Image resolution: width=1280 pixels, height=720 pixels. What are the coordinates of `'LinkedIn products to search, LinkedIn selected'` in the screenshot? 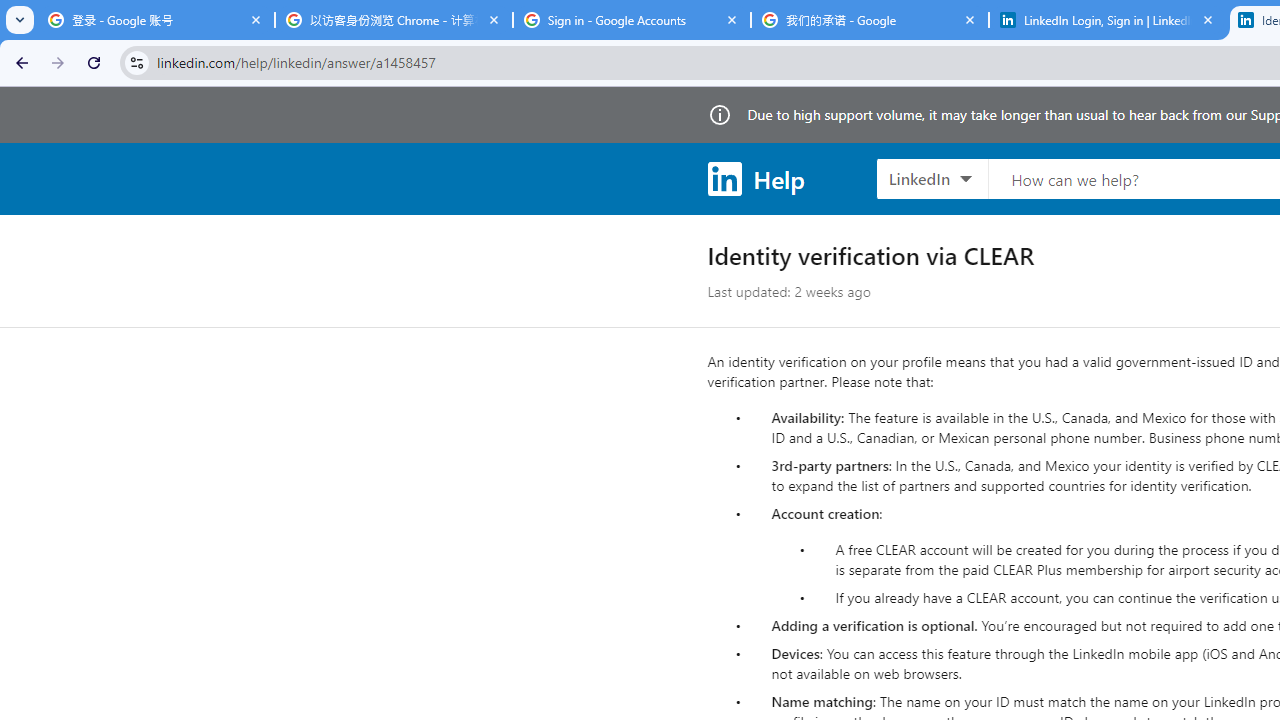 It's located at (931, 177).